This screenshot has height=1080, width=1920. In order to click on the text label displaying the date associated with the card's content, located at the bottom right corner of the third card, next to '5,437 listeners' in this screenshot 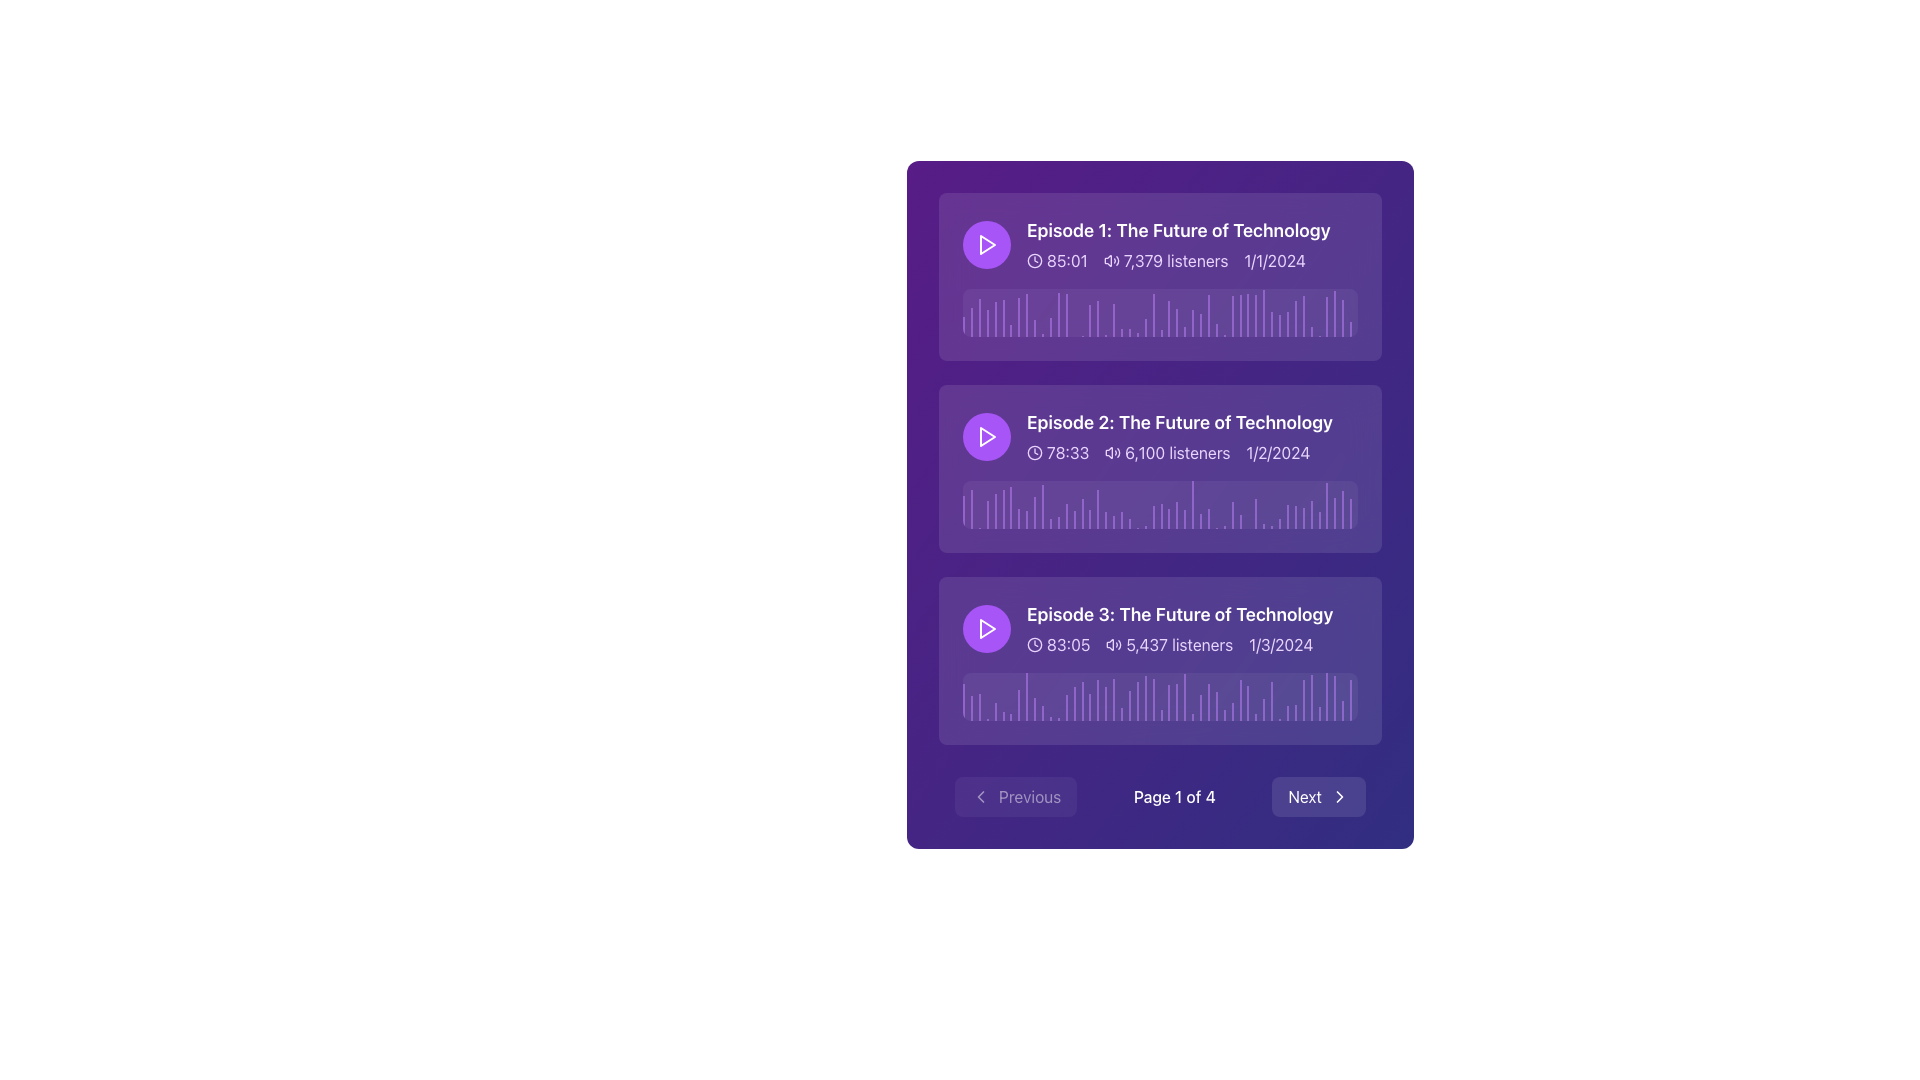, I will do `click(1281, 644)`.